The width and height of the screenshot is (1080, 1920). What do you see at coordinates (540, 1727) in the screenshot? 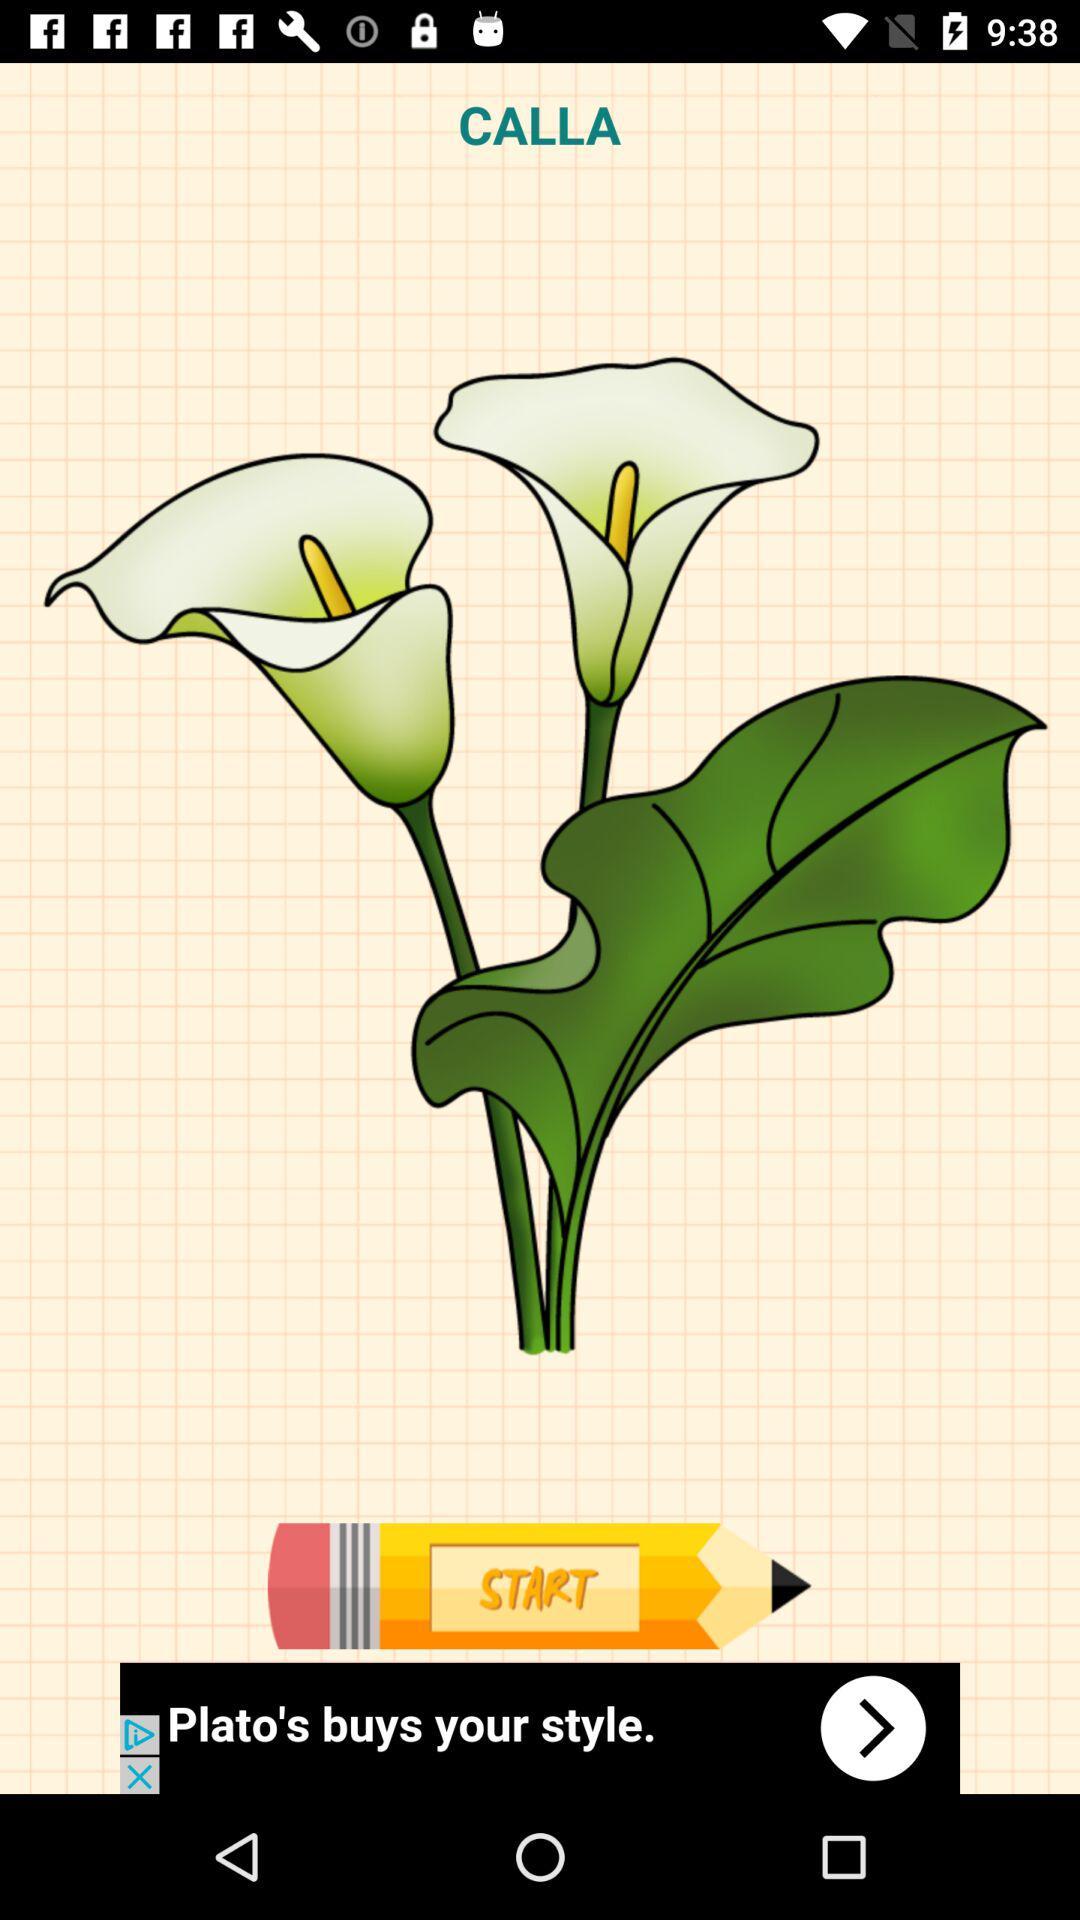
I see `advertiser` at bounding box center [540, 1727].